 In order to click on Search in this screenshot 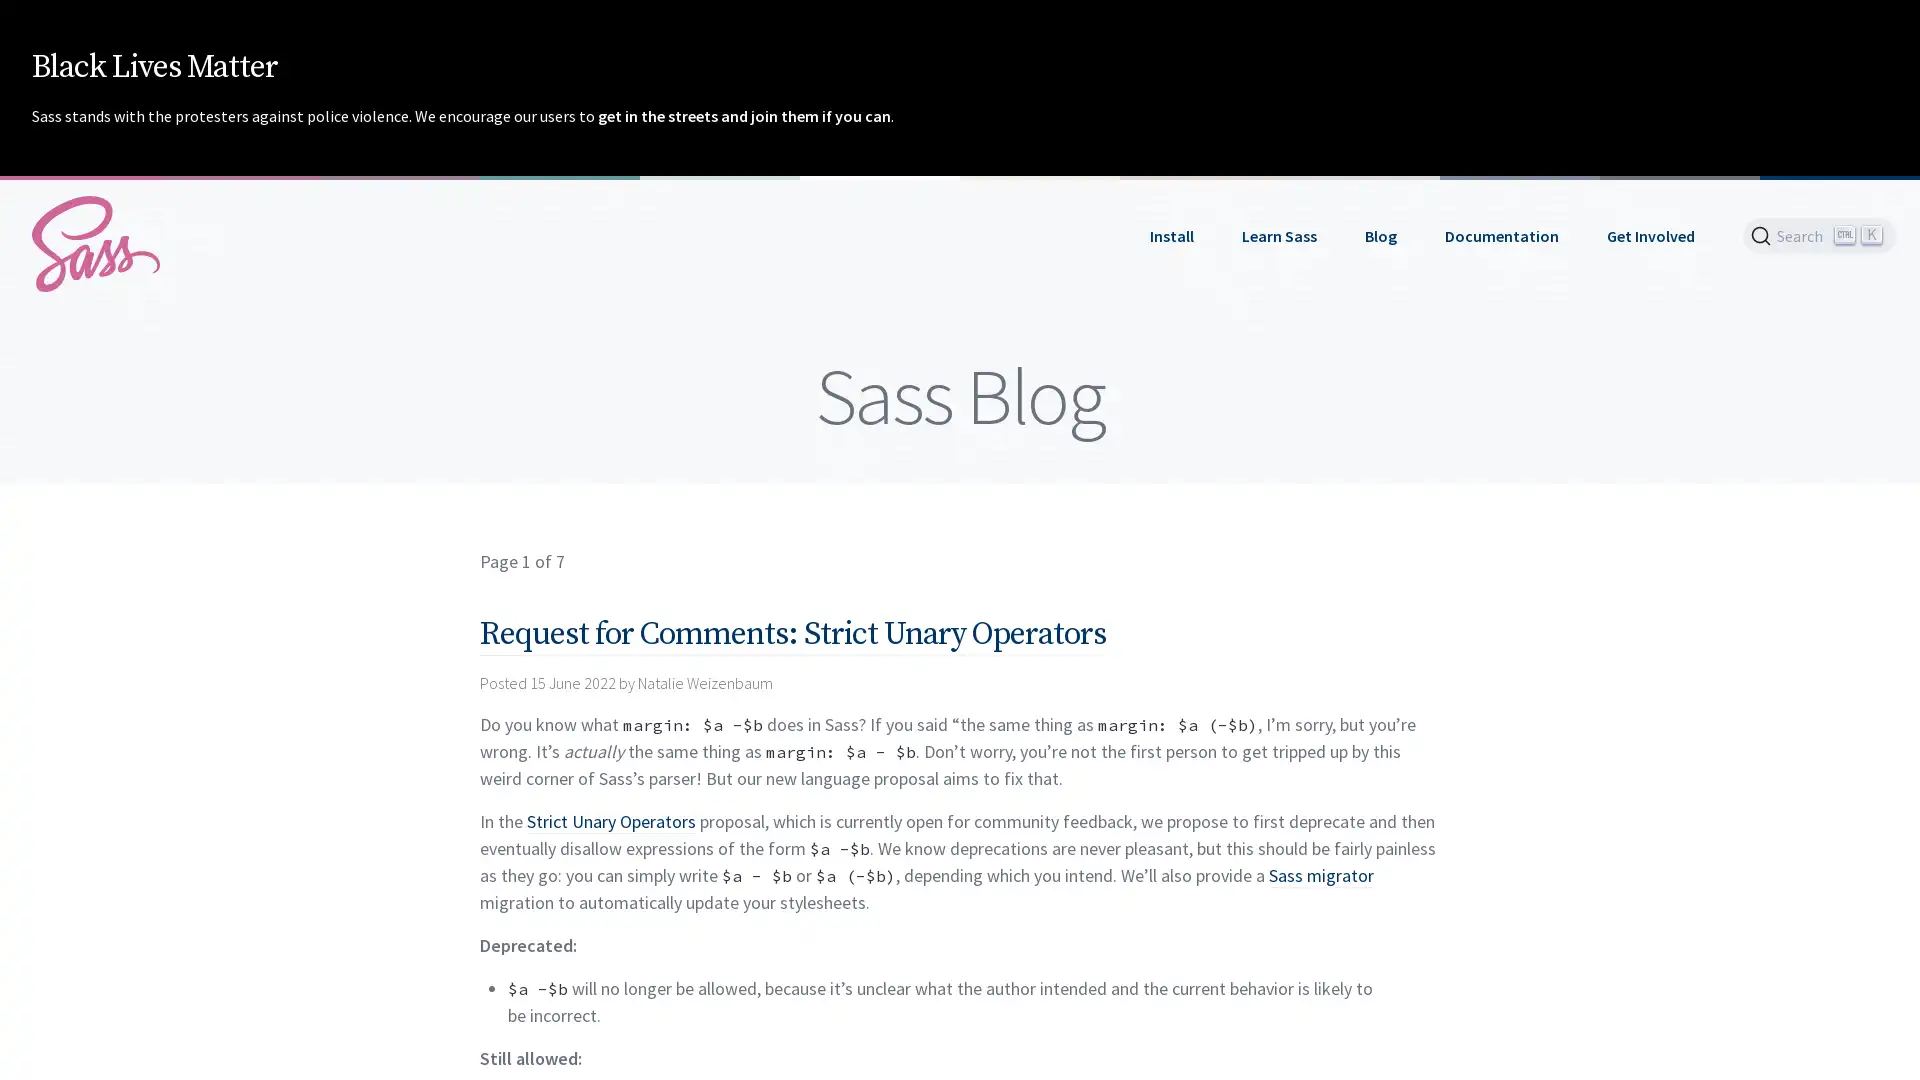, I will do `click(1819, 234)`.